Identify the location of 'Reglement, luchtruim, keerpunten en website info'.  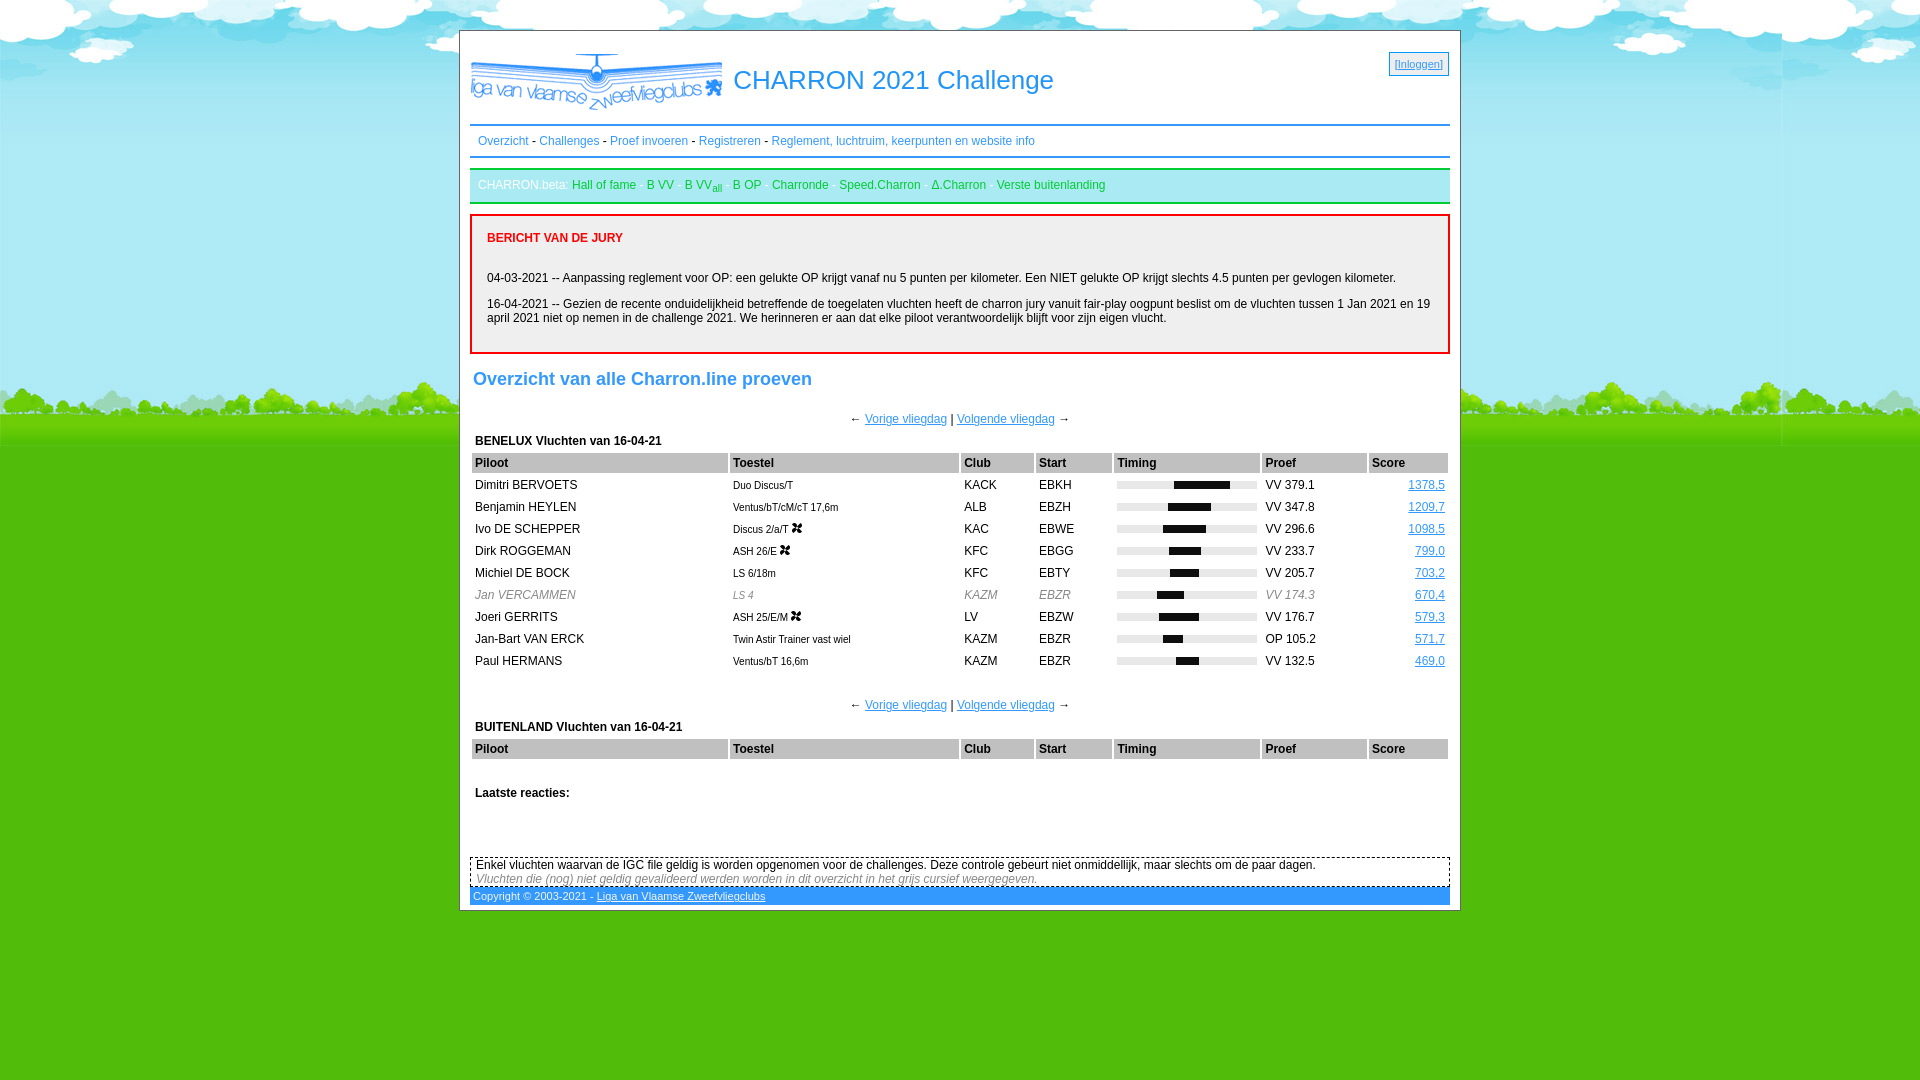
(902, 140).